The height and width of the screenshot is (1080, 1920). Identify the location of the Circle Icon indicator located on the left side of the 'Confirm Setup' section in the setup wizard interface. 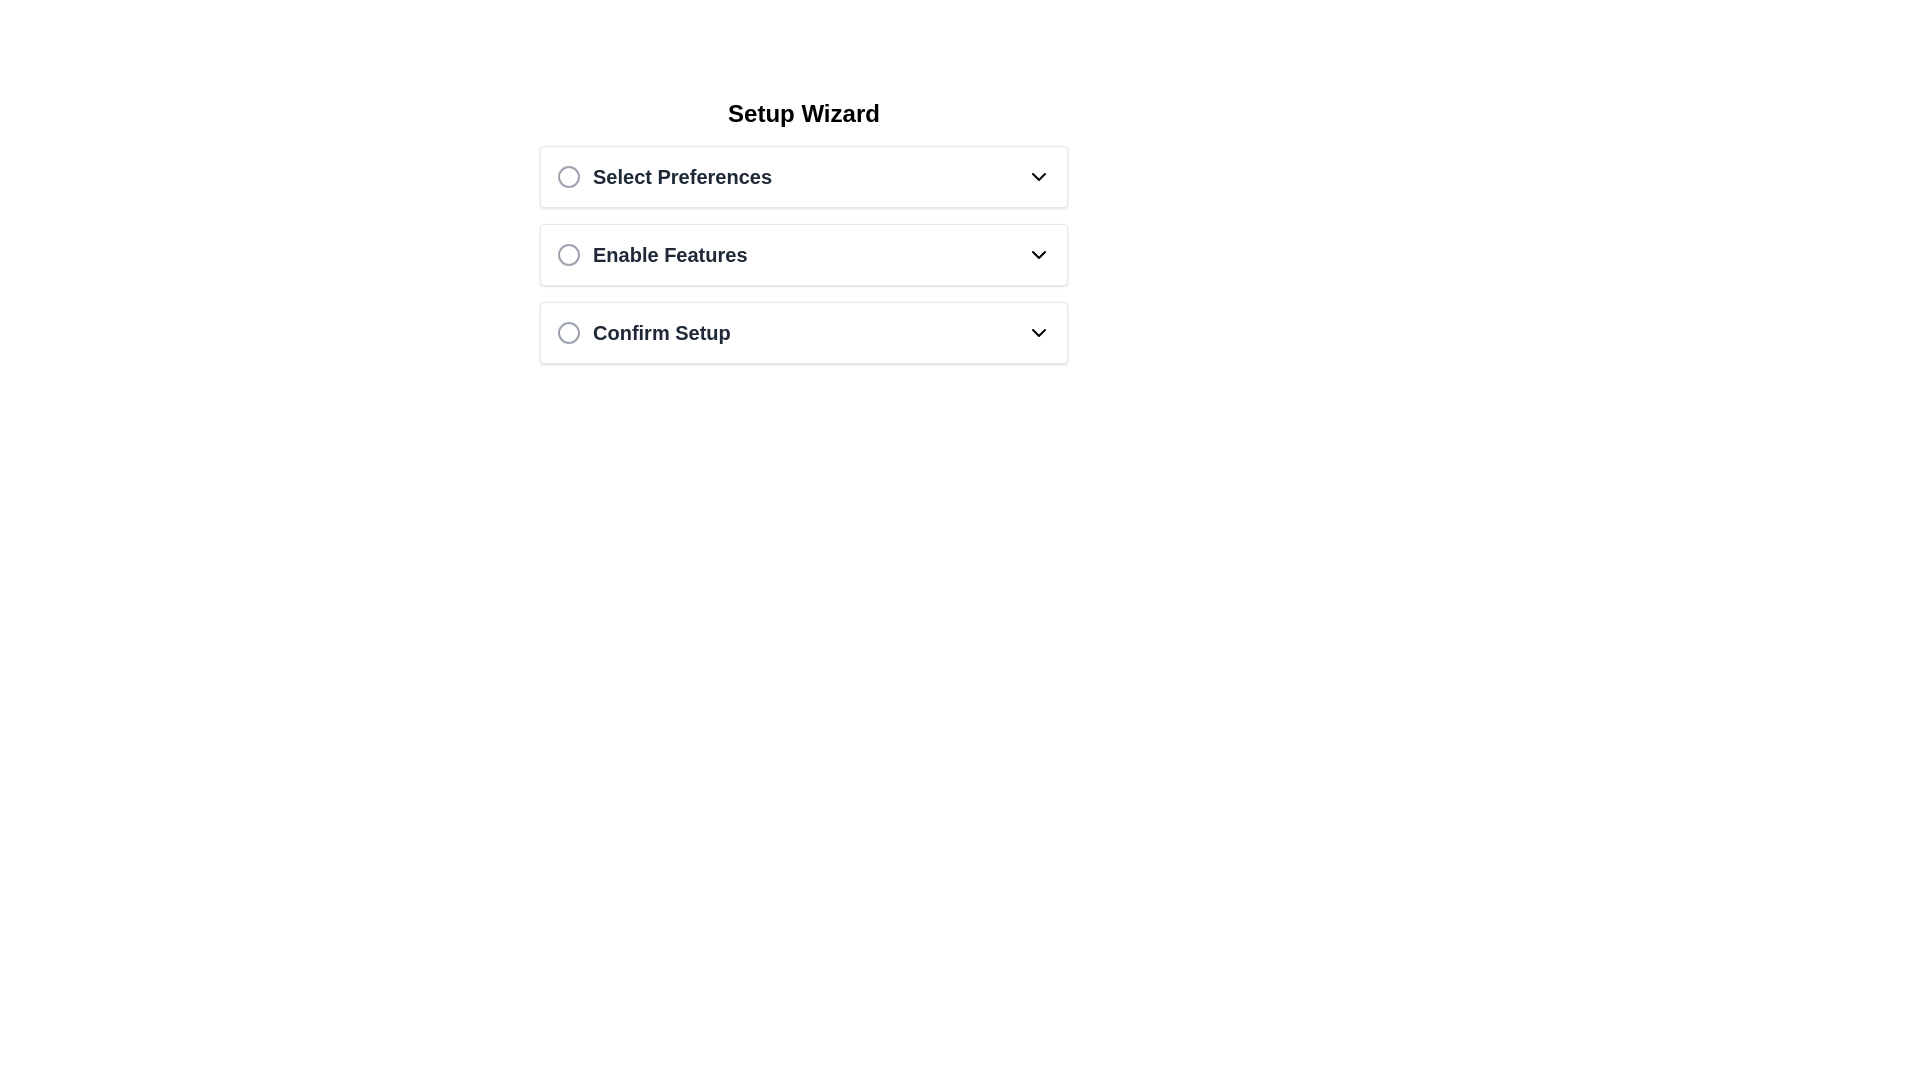
(568, 331).